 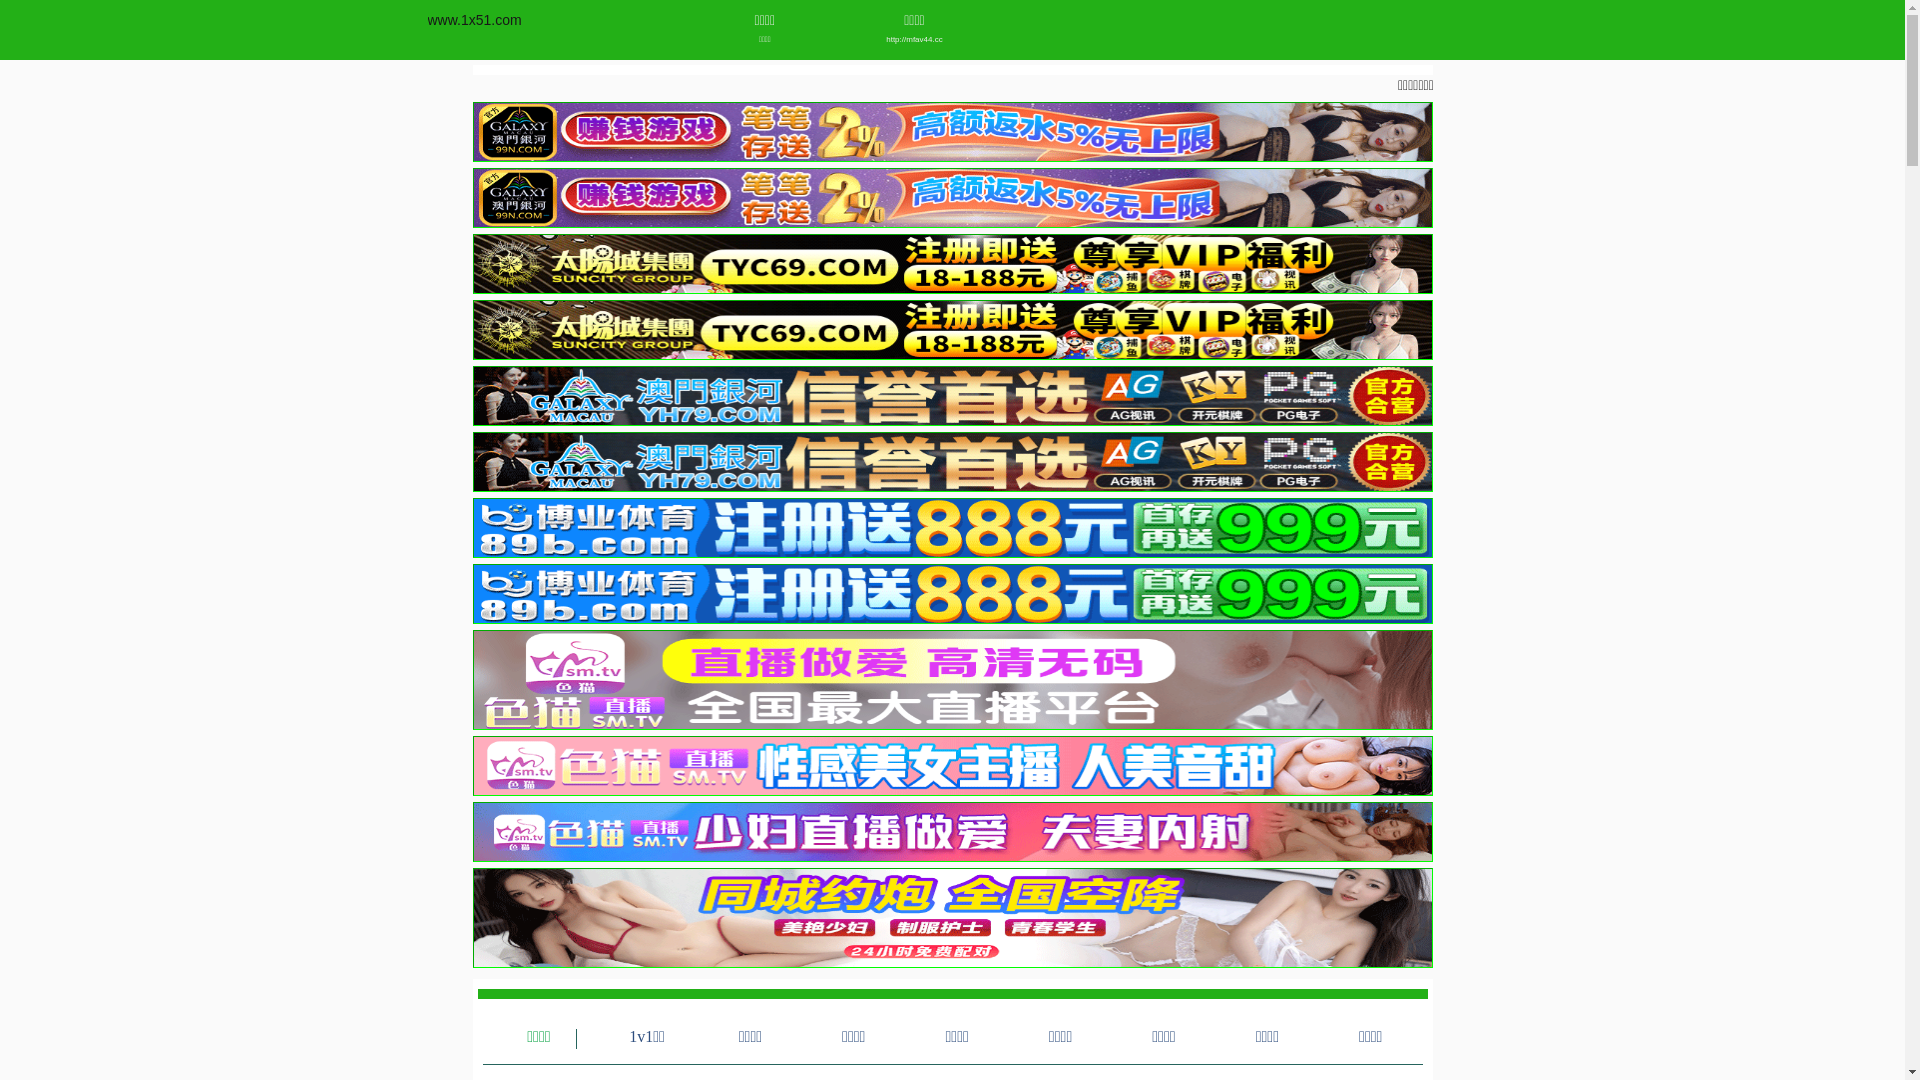 What do you see at coordinates (474, 19) in the screenshot?
I see `'www.1x51.com'` at bounding box center [474, 19].